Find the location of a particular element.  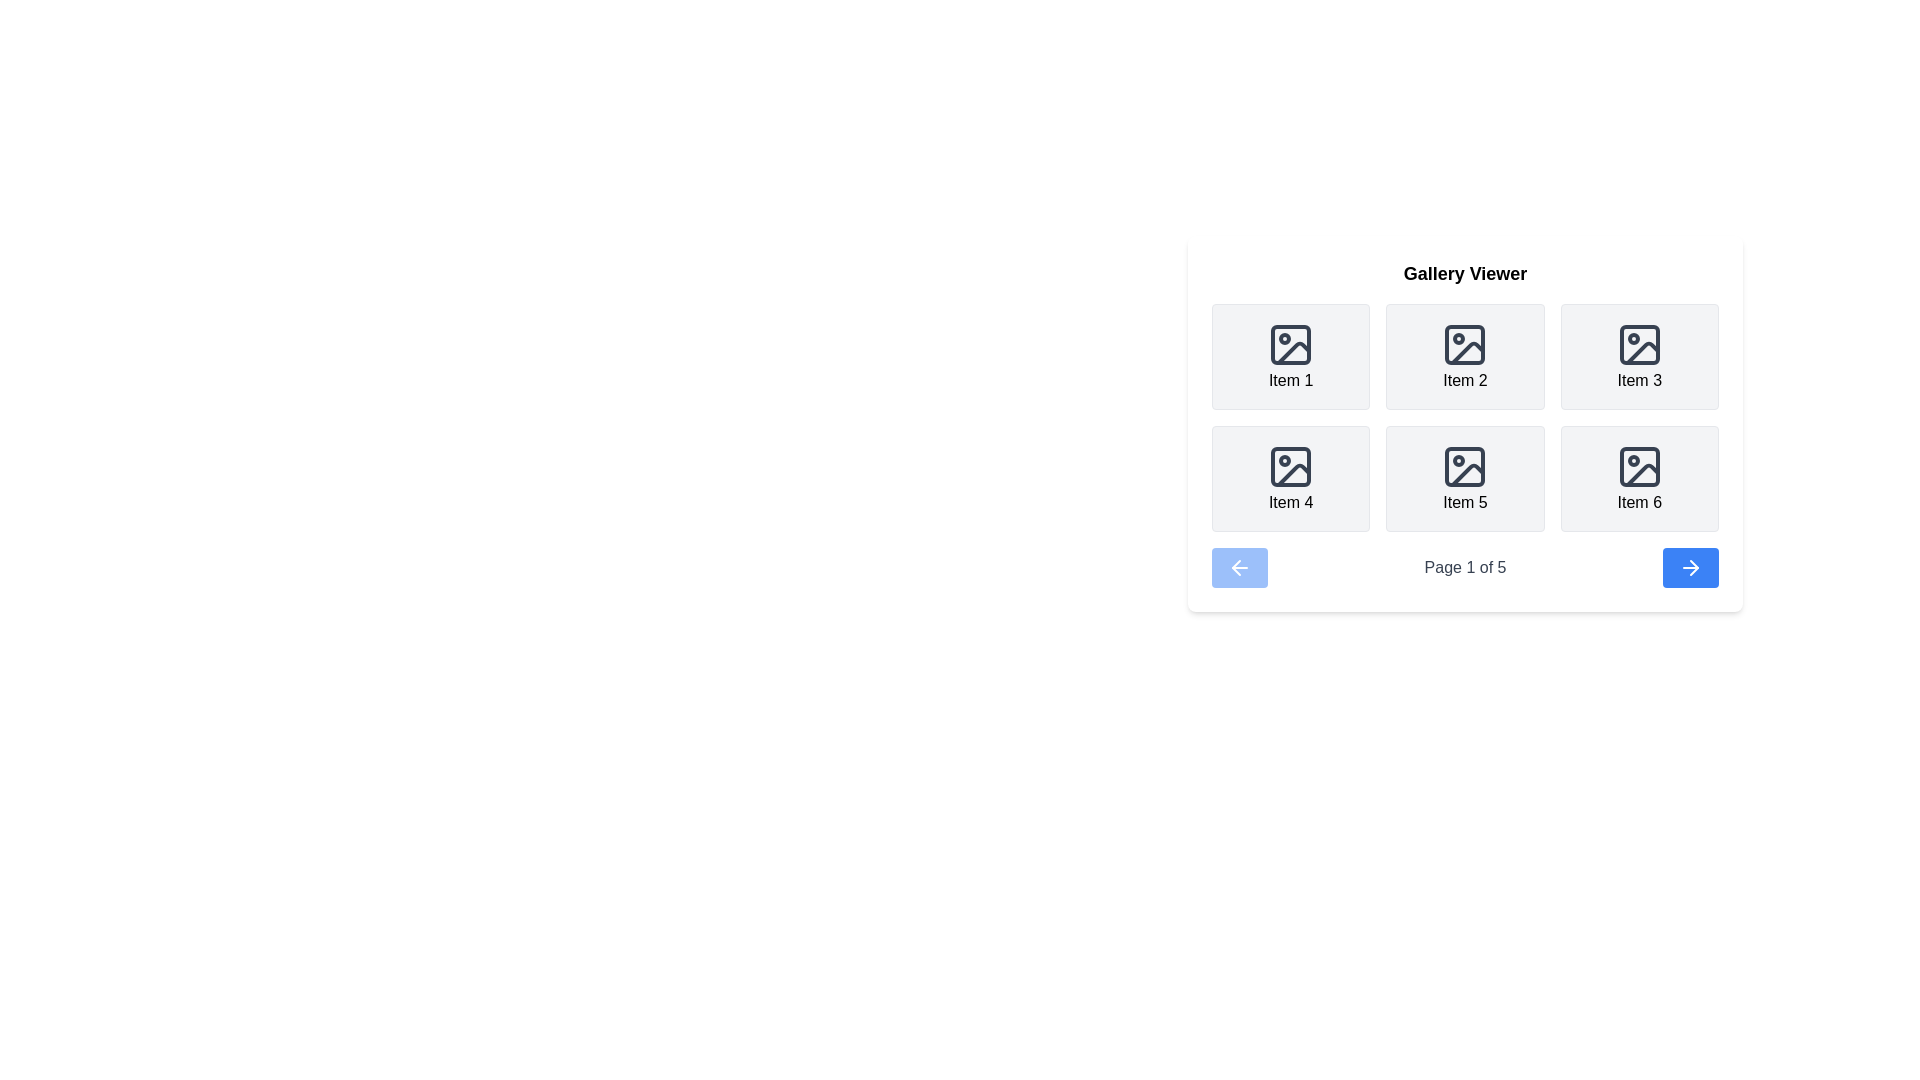

the decorative shape located in the upper-left corner of the image icon for 'Item 4' in the second row of the gallery viewer grid is located at coordinates (1291, 466).